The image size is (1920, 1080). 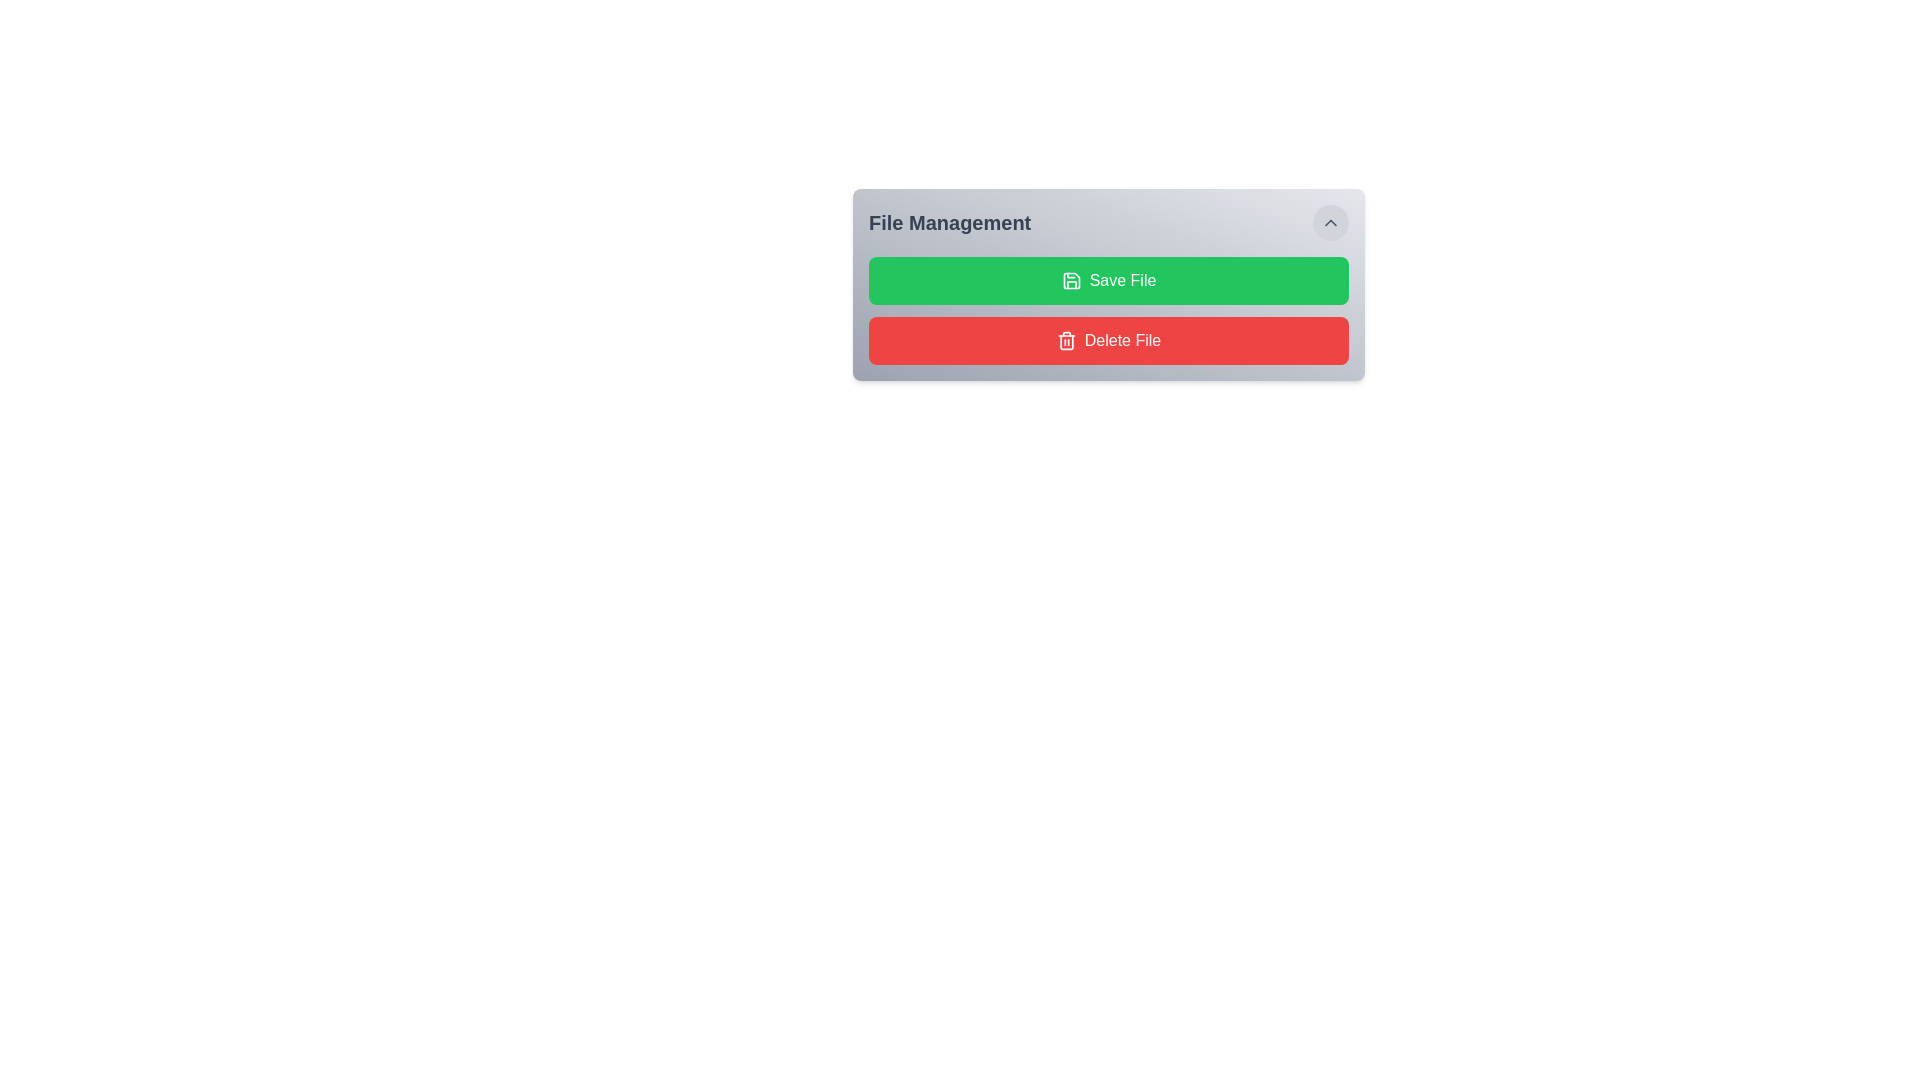 What do you see at coordinates (1070, 281) in the screenshot?
I see `the save icon inside the green 'Save File' button located in the 'File Management' section` at bounding box center [1070, 281].